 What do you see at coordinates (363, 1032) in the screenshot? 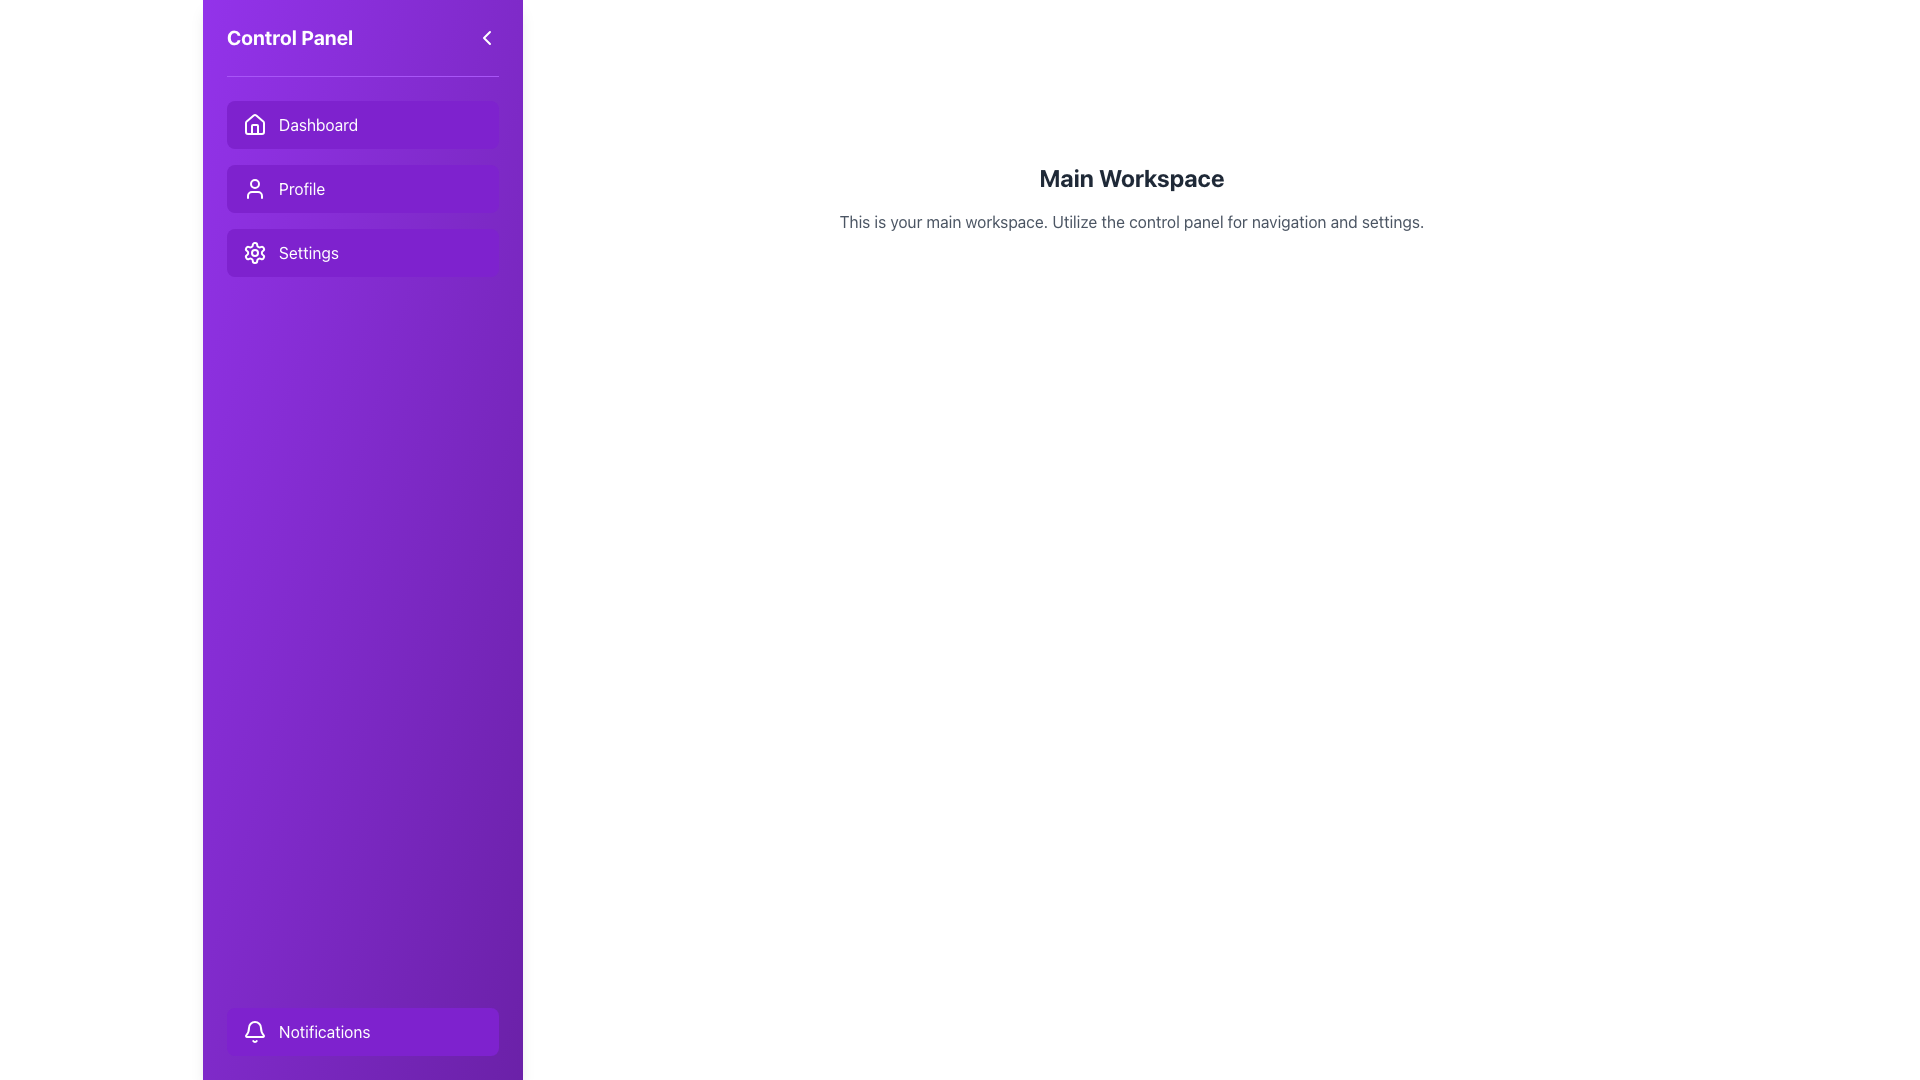
I see `the Notifications button with a purple background and bell icon` at bounding box center [363, 1032].